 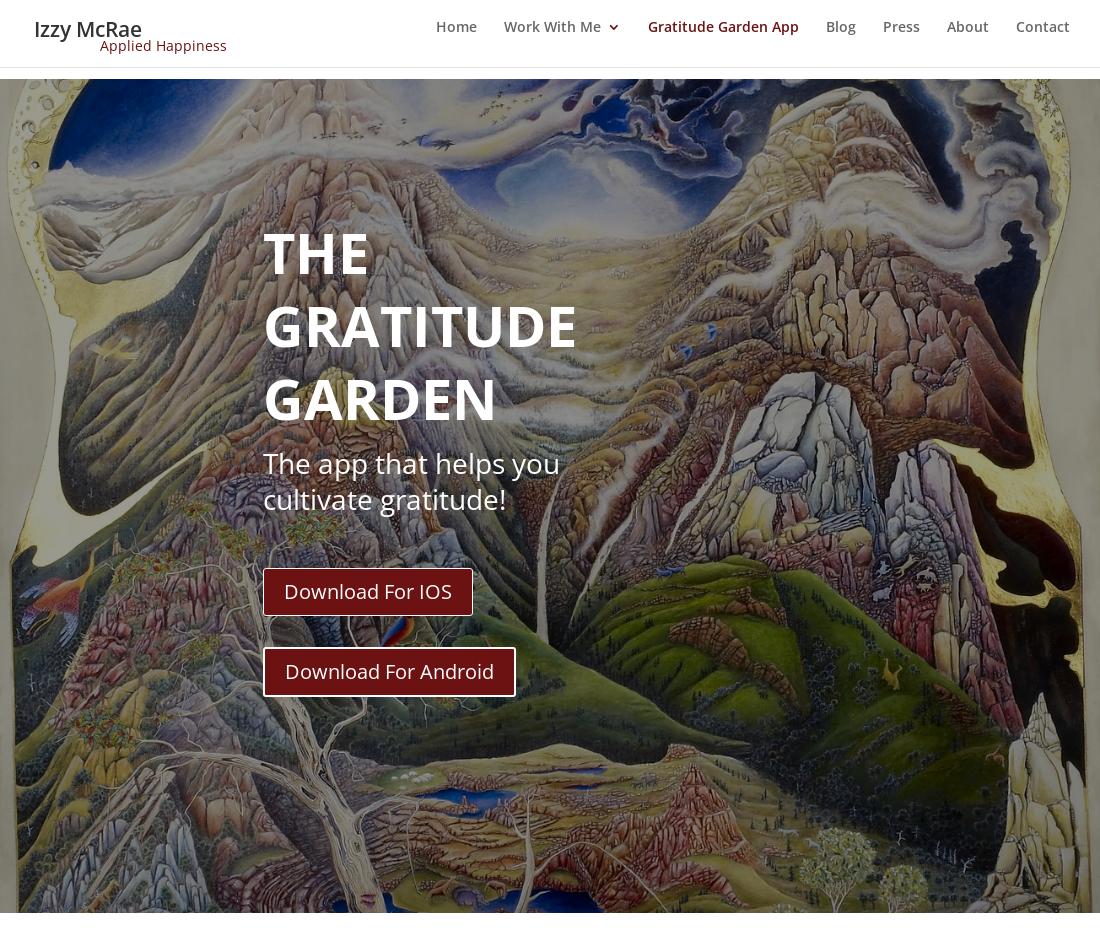 What do you see at coordinates (455, 39) in the screenshot?
I see `'Home'` at bounding box center [455, 39].